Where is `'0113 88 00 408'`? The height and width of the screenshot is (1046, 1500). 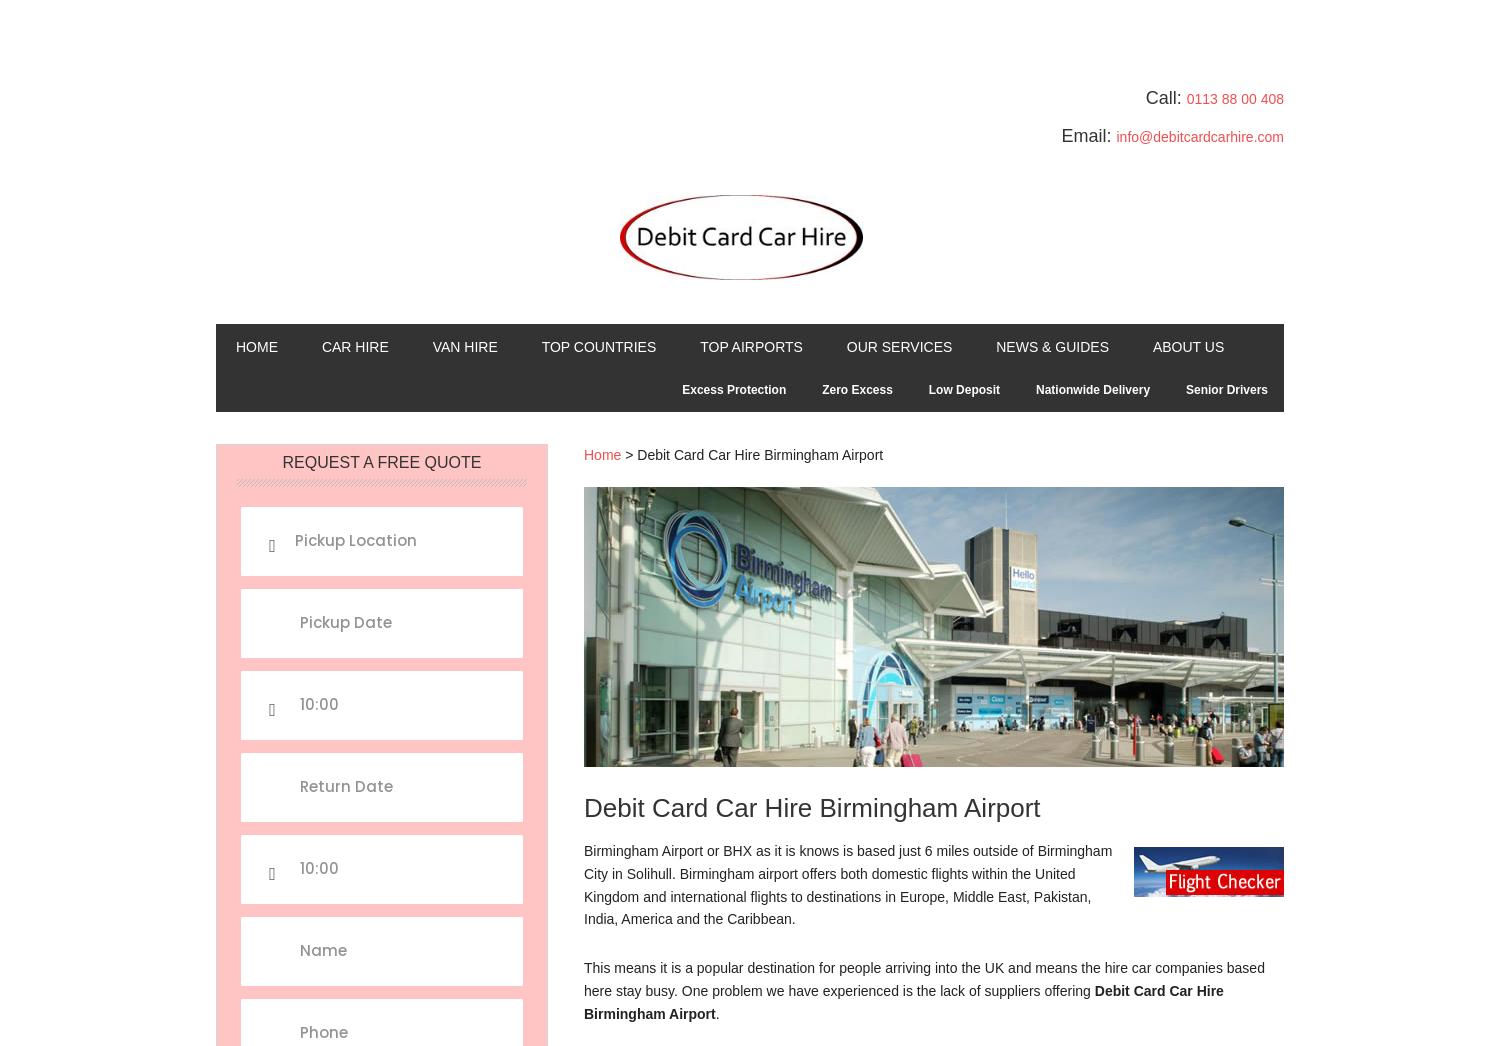
'0113 88 00 408' is located at coordinates (1233, 98).